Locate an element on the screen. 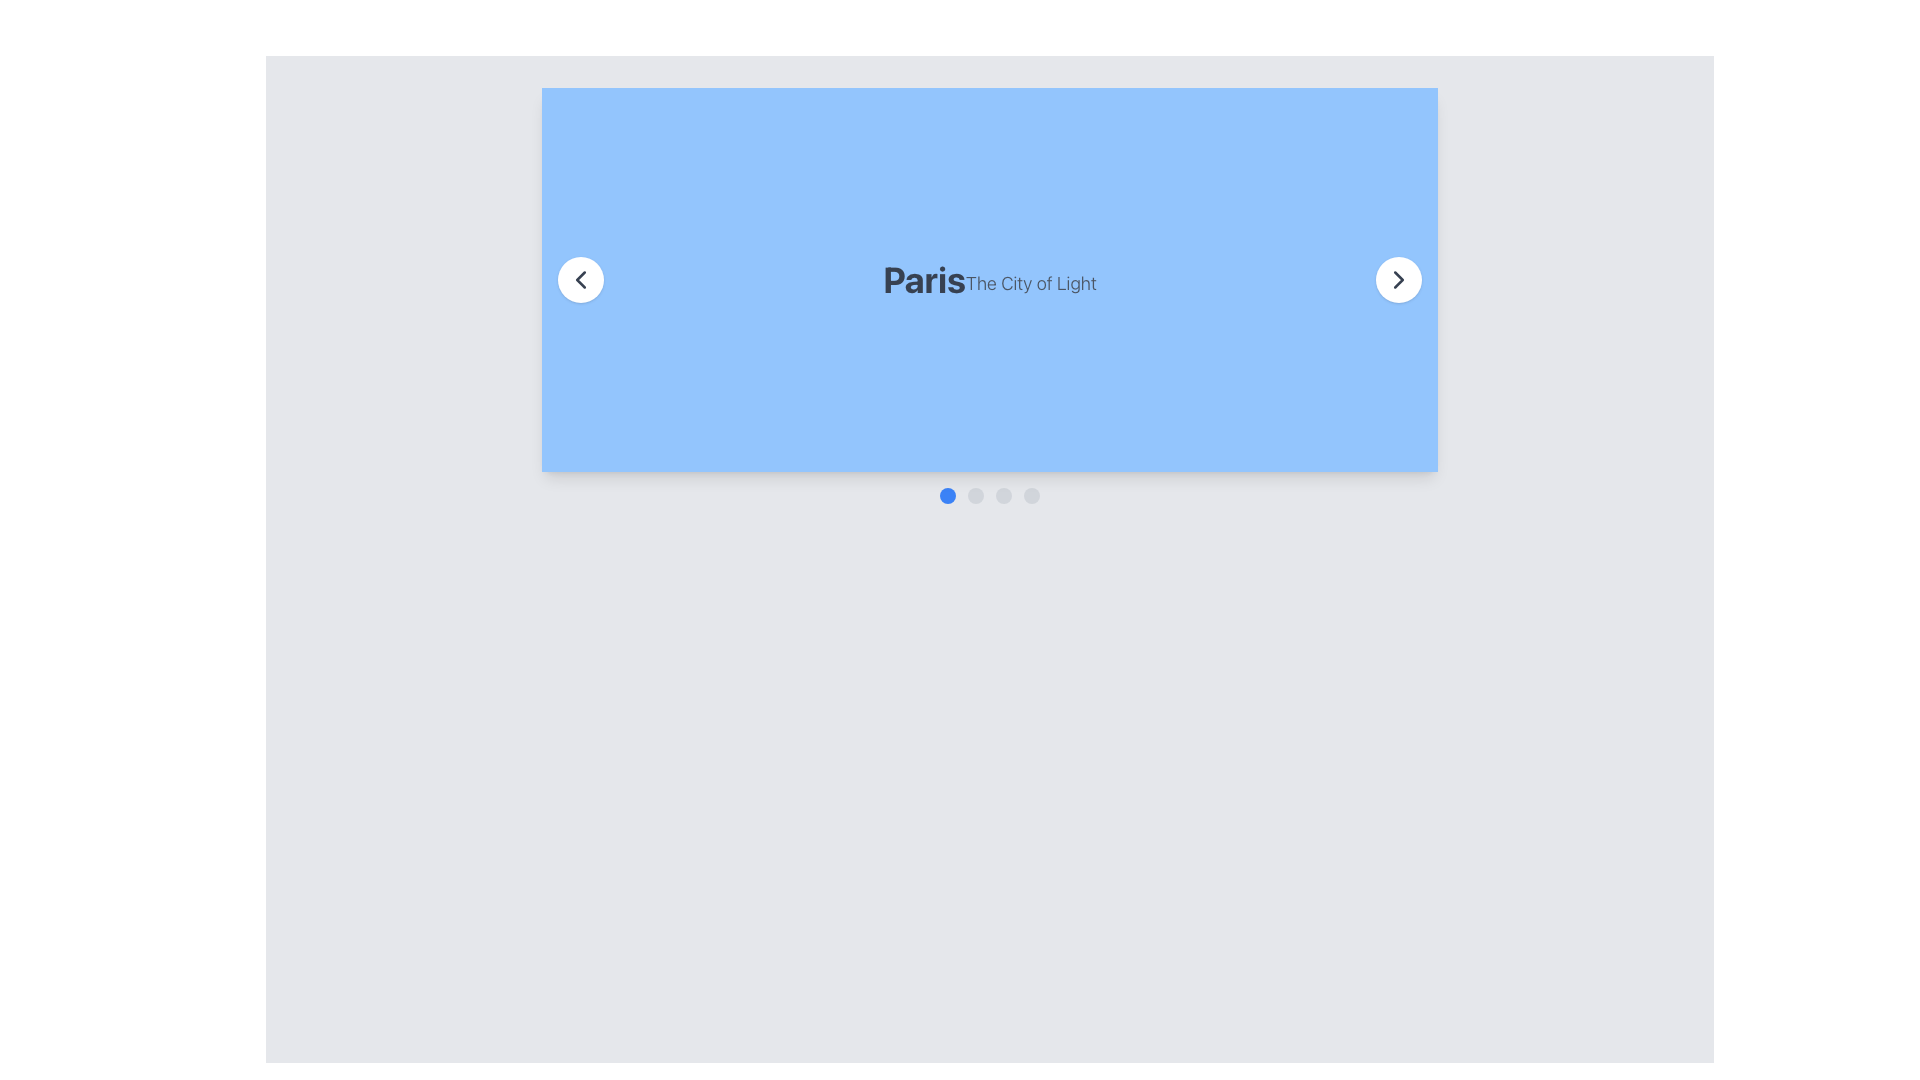 The height and width of the screenshot is (1080, 1920). the third circular indicator in the sequence of four, located near the bottom center of the interface, which has a light gray background is located at coordinates (1003, 495).